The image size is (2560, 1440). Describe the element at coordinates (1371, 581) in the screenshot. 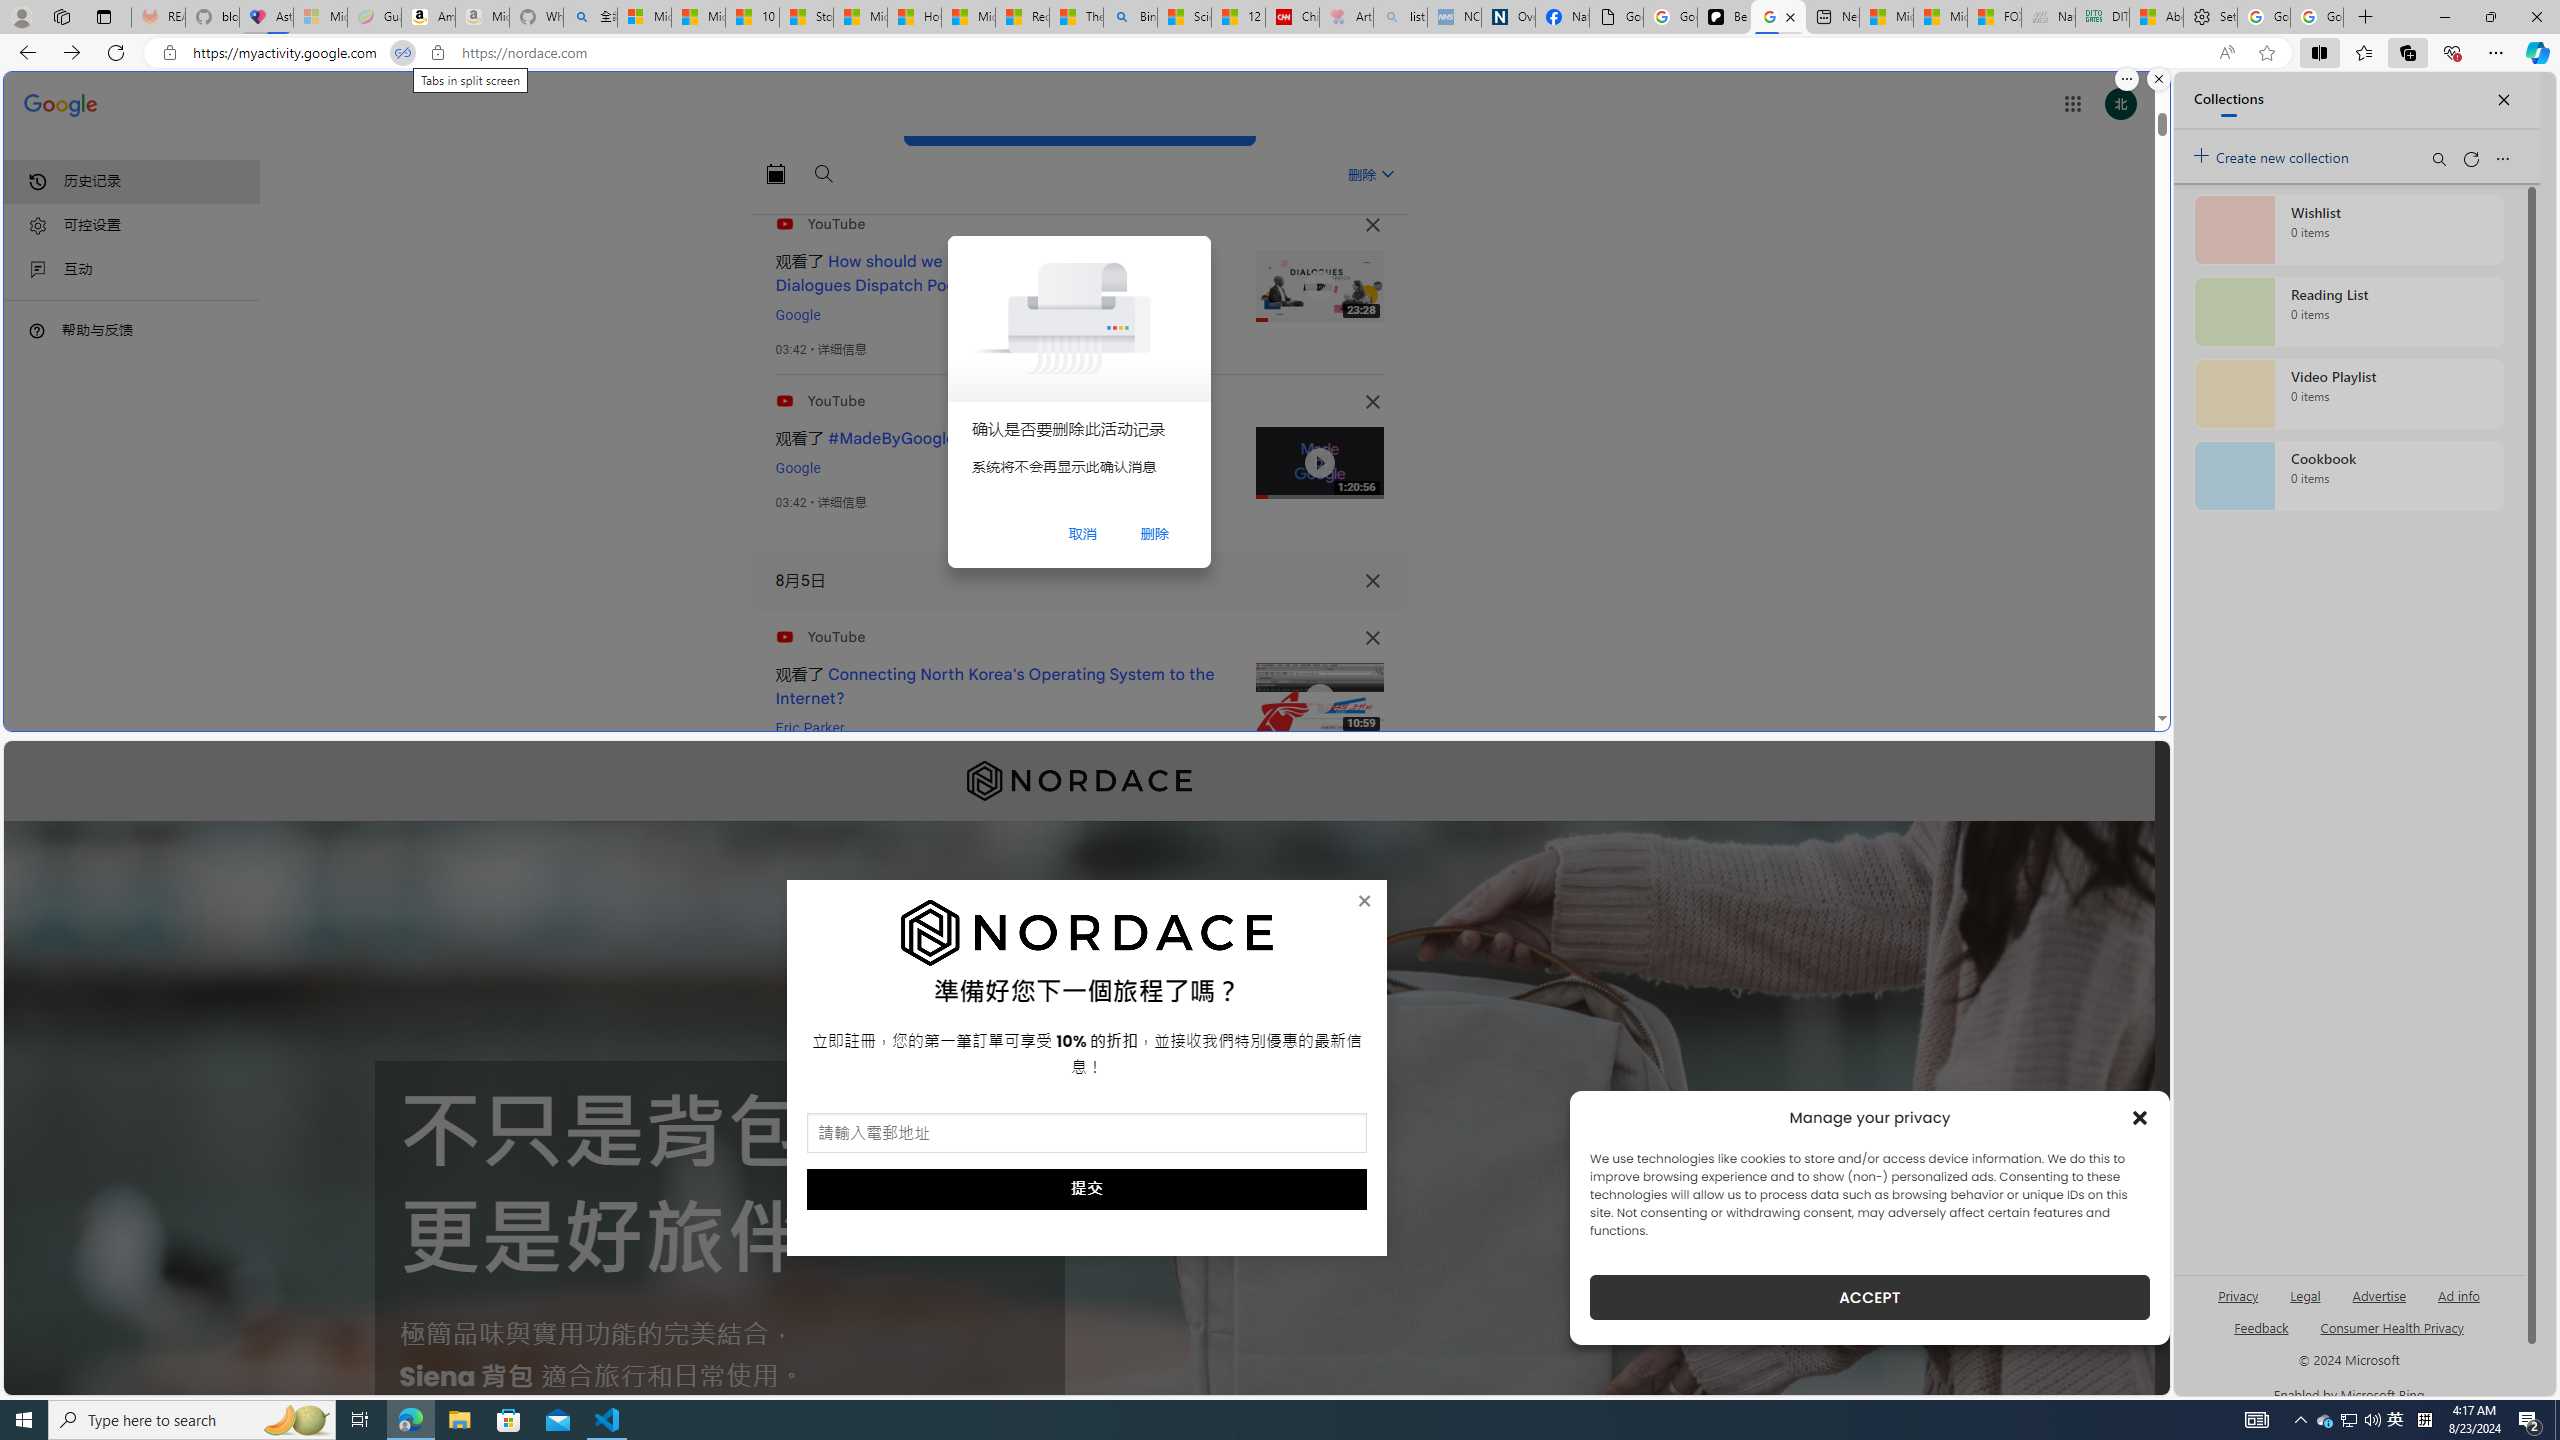

I see `'Class: DI7Mnf NMm5M'` at that location.